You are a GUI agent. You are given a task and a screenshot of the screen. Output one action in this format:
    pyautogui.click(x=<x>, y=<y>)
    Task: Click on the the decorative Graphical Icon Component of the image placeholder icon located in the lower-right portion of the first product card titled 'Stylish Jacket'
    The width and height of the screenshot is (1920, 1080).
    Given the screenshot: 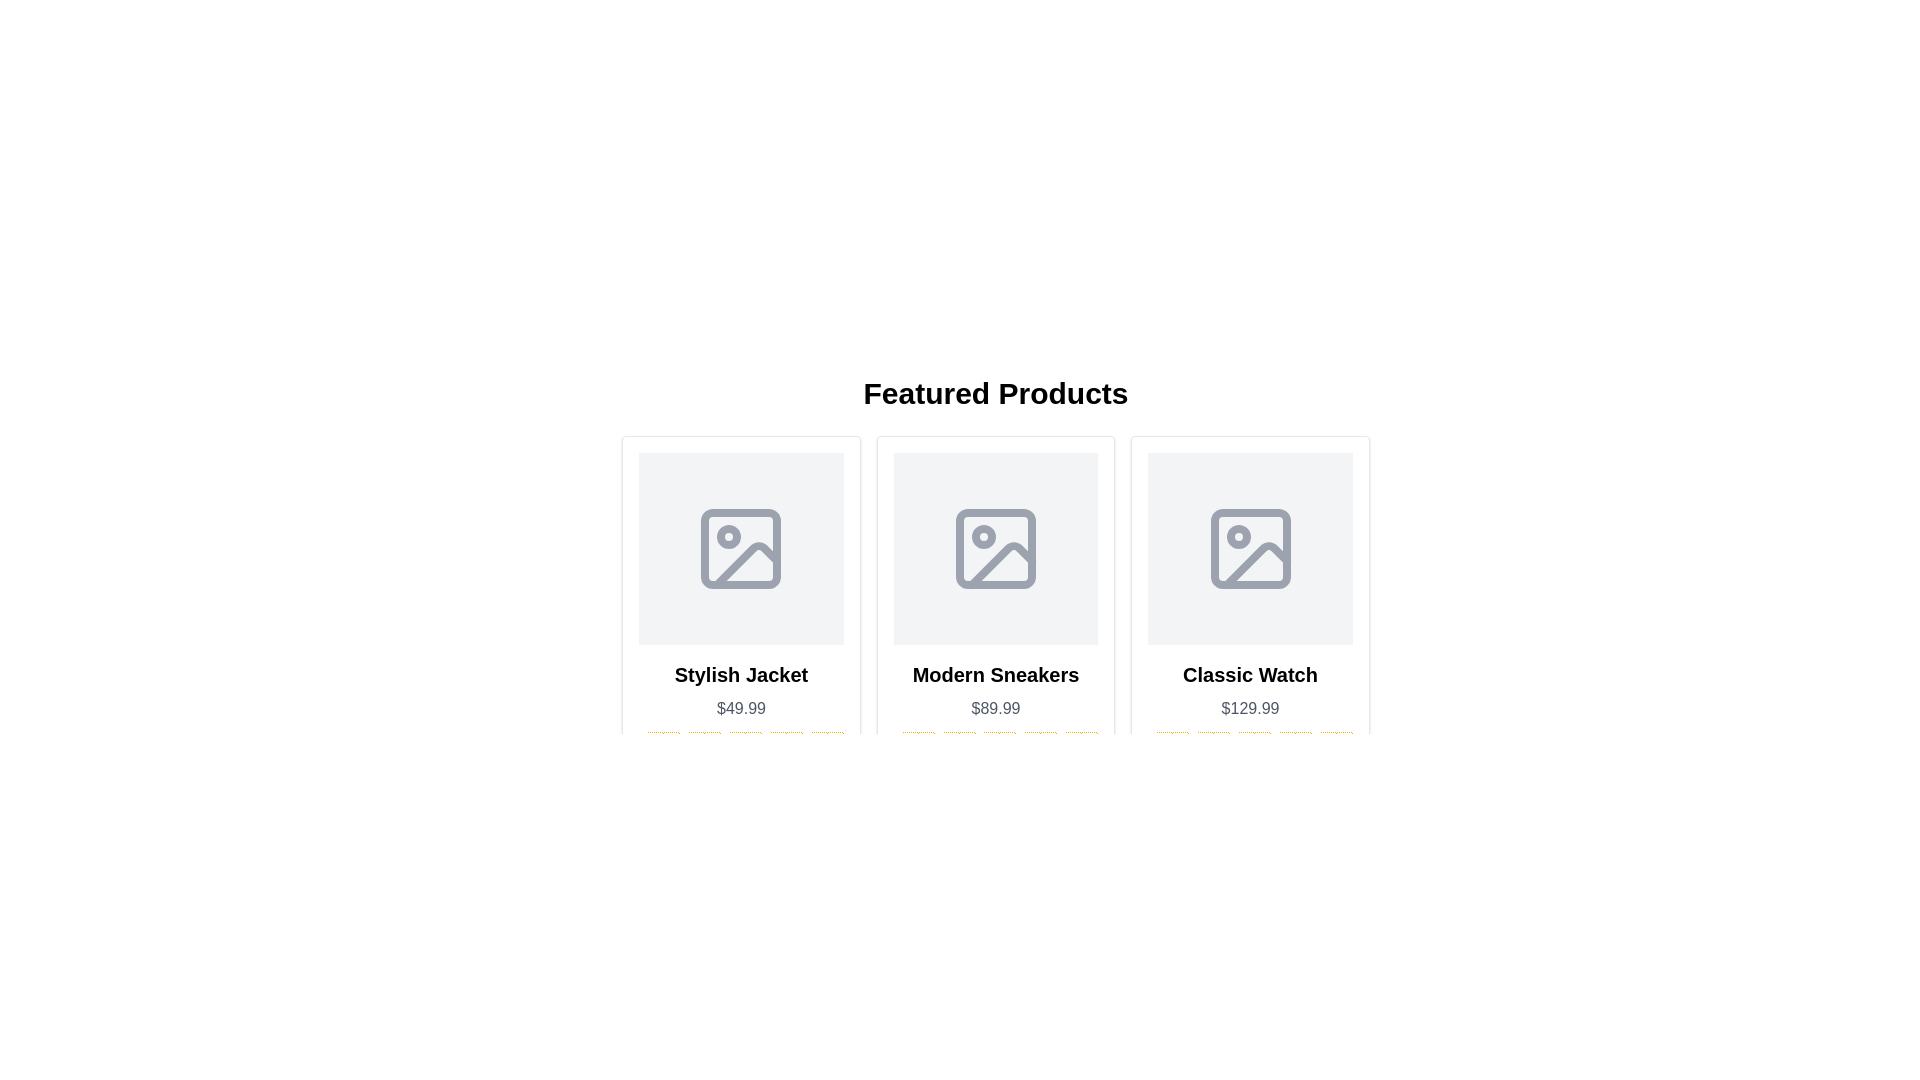 What is the action you would take?
    pyautogui.click(x=746, y=565)
    